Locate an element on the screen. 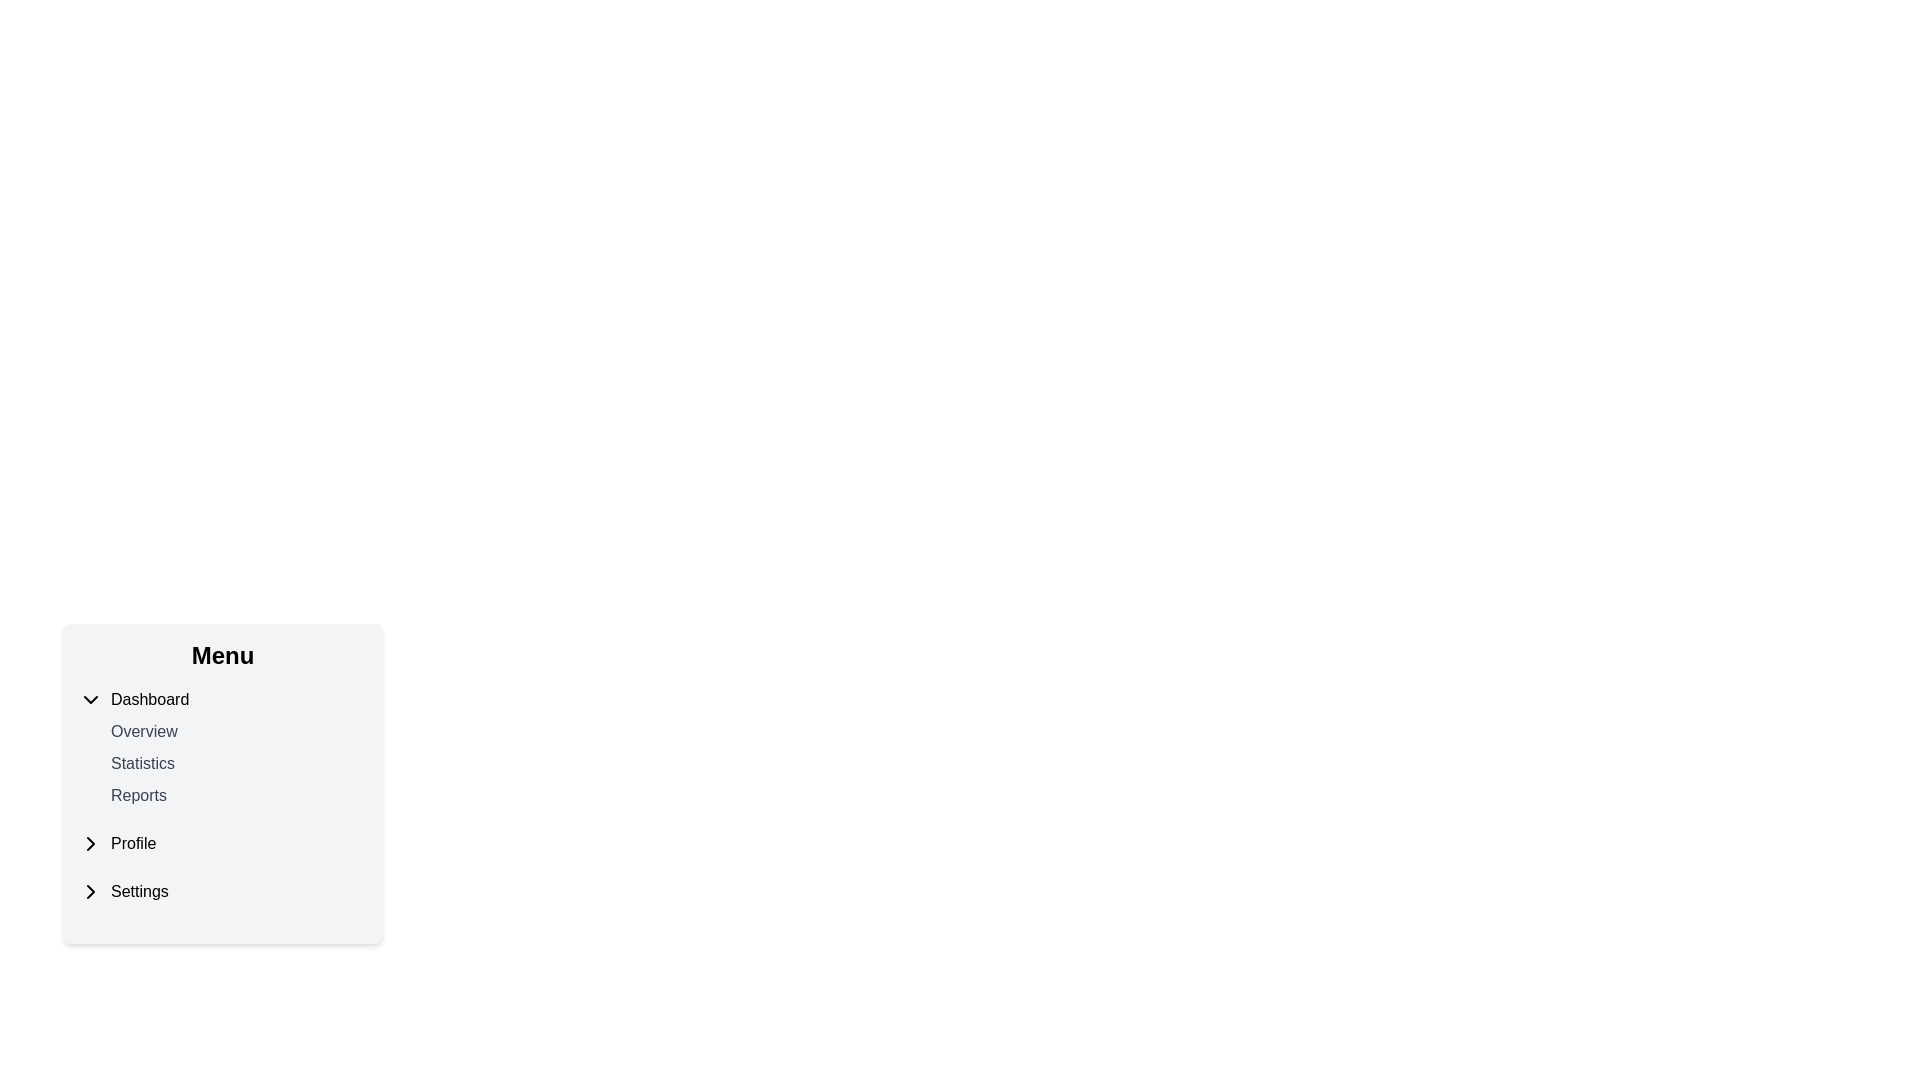 This screenshot has width=1920, height=1080. the icon located to the left of the text 'Dashboard' in the vertical menu is located at coordinates (90, 698).